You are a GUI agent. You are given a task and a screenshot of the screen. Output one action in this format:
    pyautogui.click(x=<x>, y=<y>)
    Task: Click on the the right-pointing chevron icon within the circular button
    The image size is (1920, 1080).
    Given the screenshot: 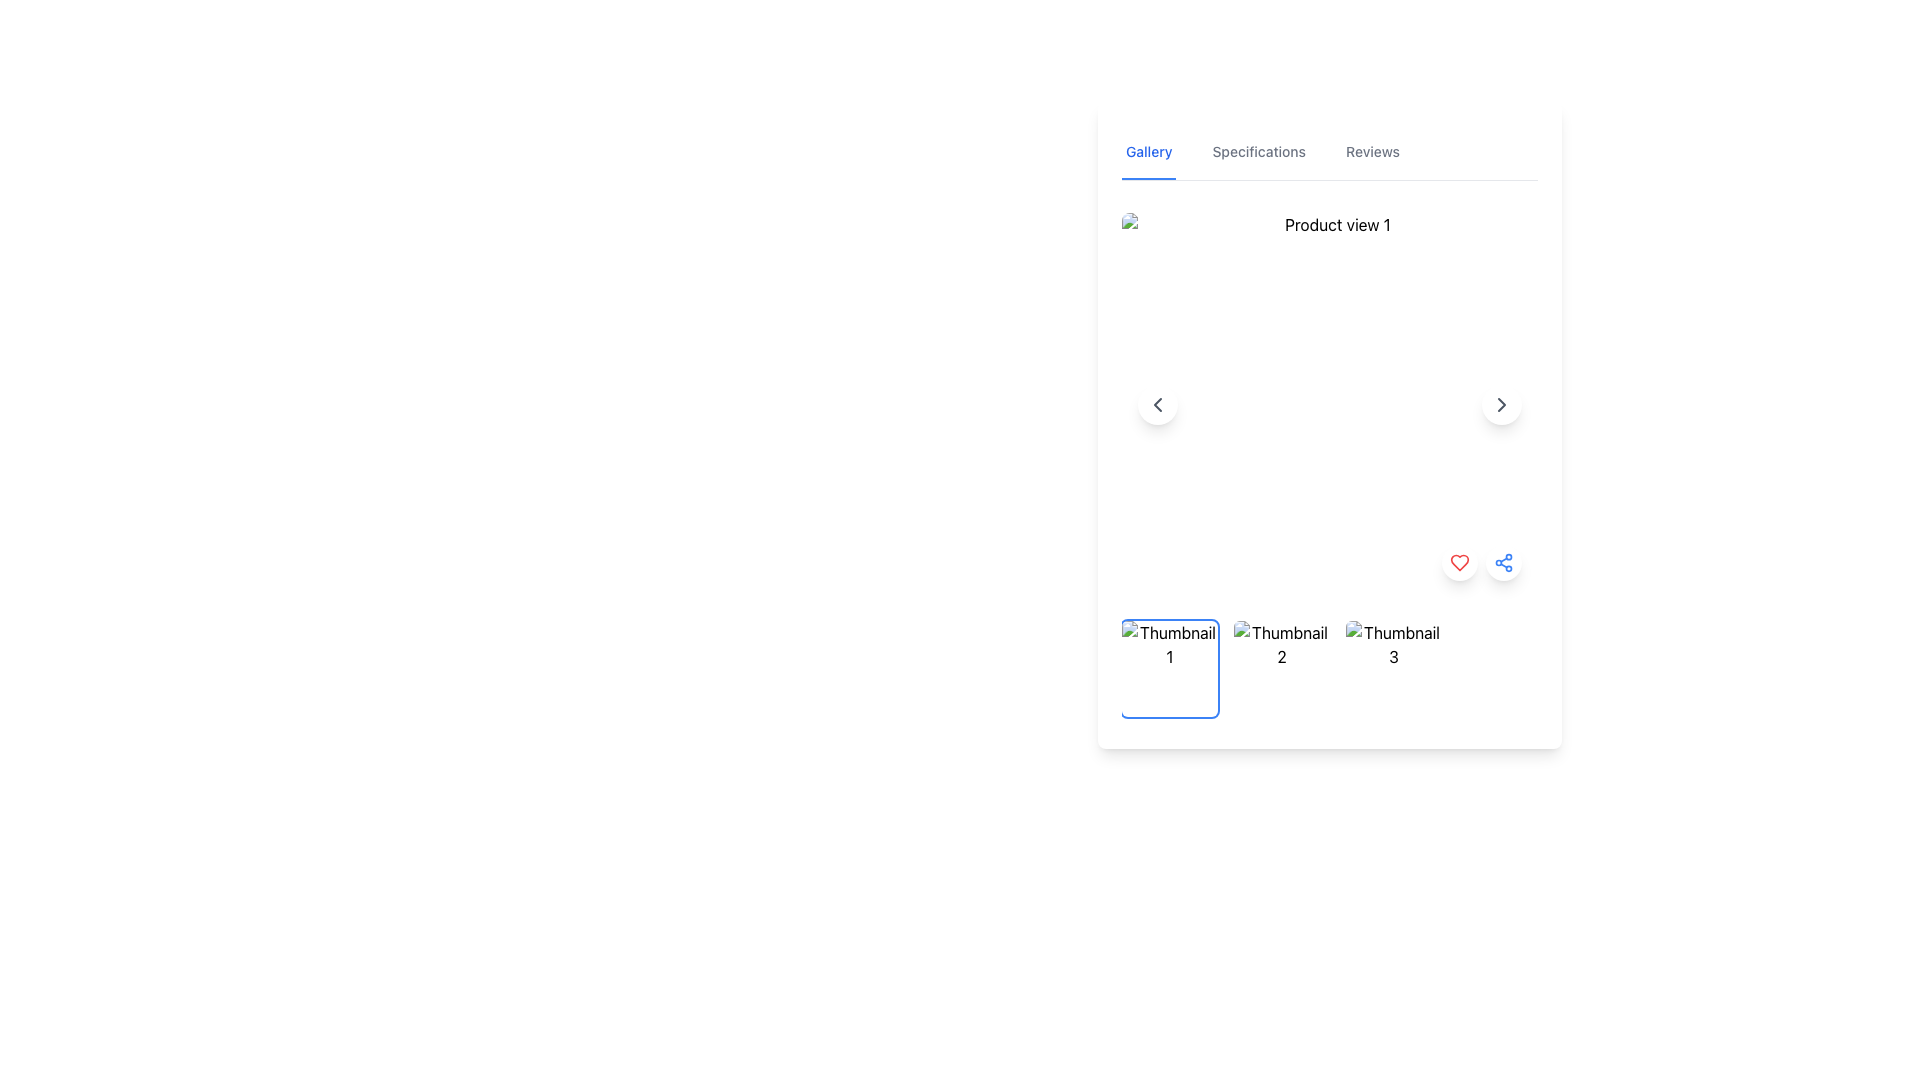 What is the action you would take?
    pyautogui.click(x=1502, y=405)
    